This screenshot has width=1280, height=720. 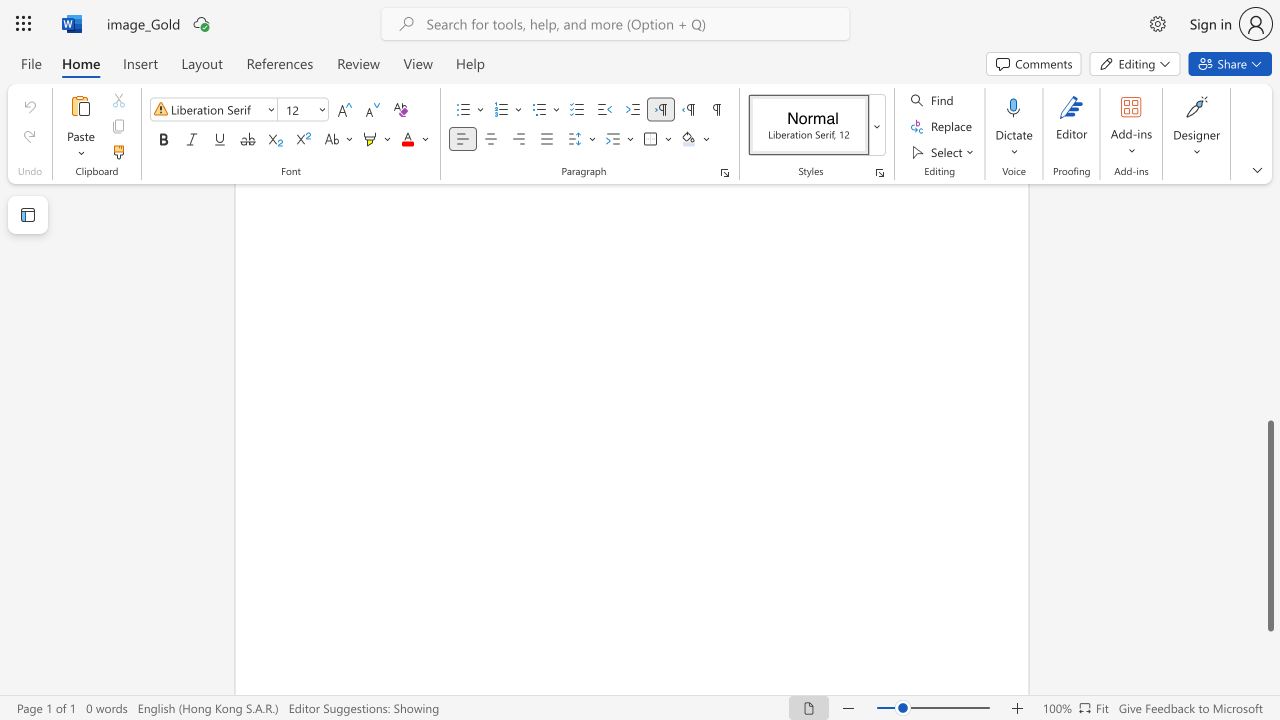 What do you see at coordinates (1269, 238) in the screenshot?
I see `the scrollbar to slide the page up` at bounding box center [1269, 238].